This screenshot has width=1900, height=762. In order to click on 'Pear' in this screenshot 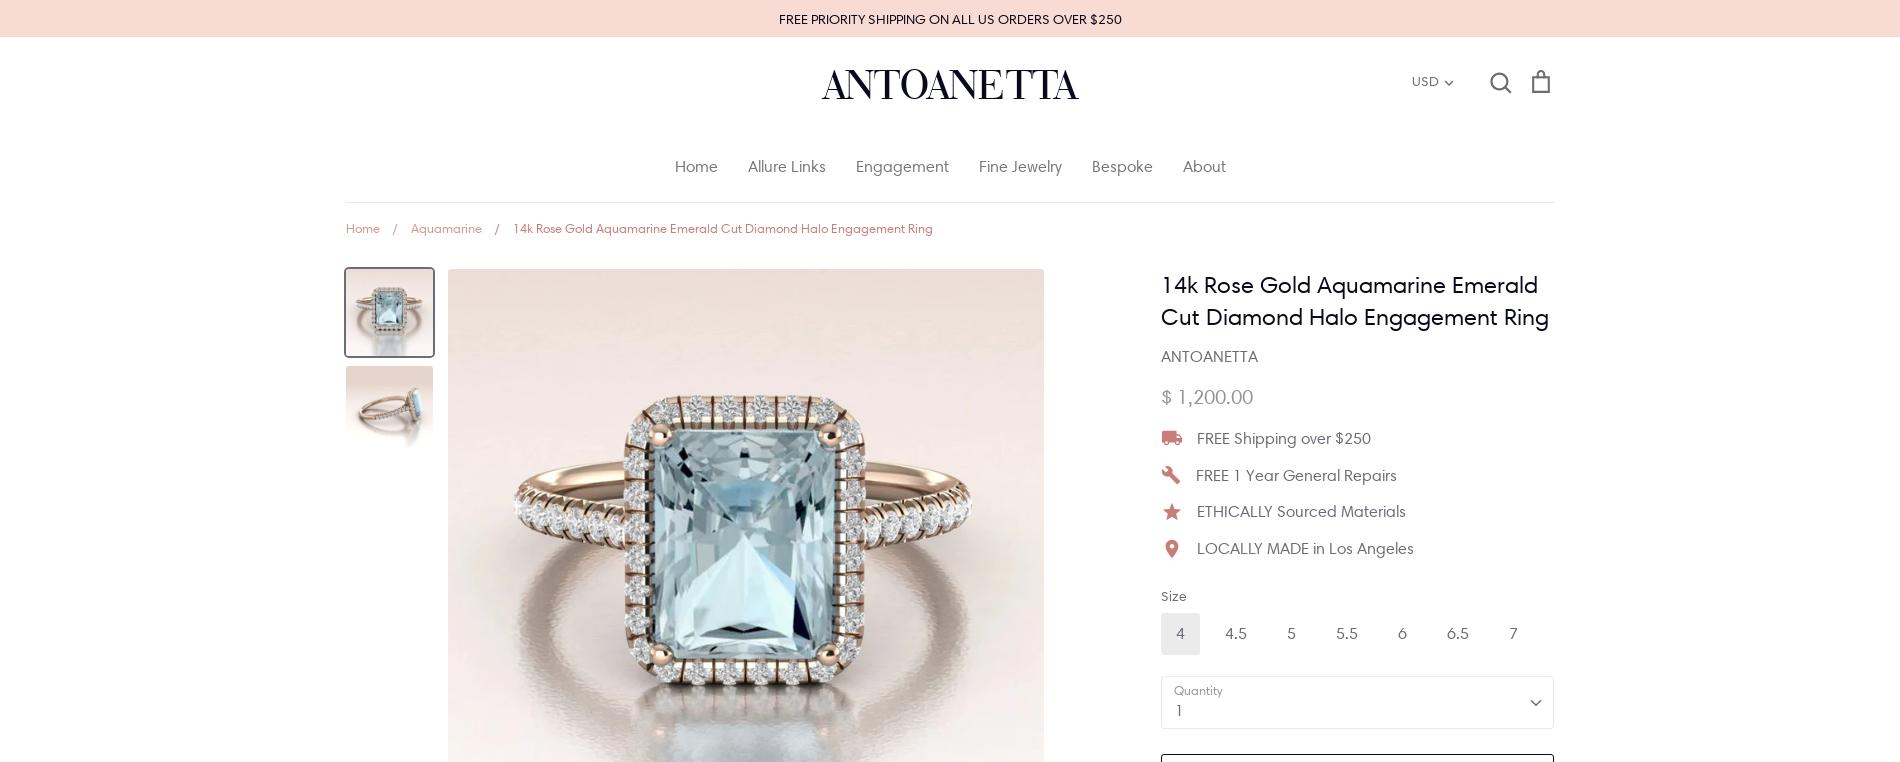, I will do `click(1105, 401)`.